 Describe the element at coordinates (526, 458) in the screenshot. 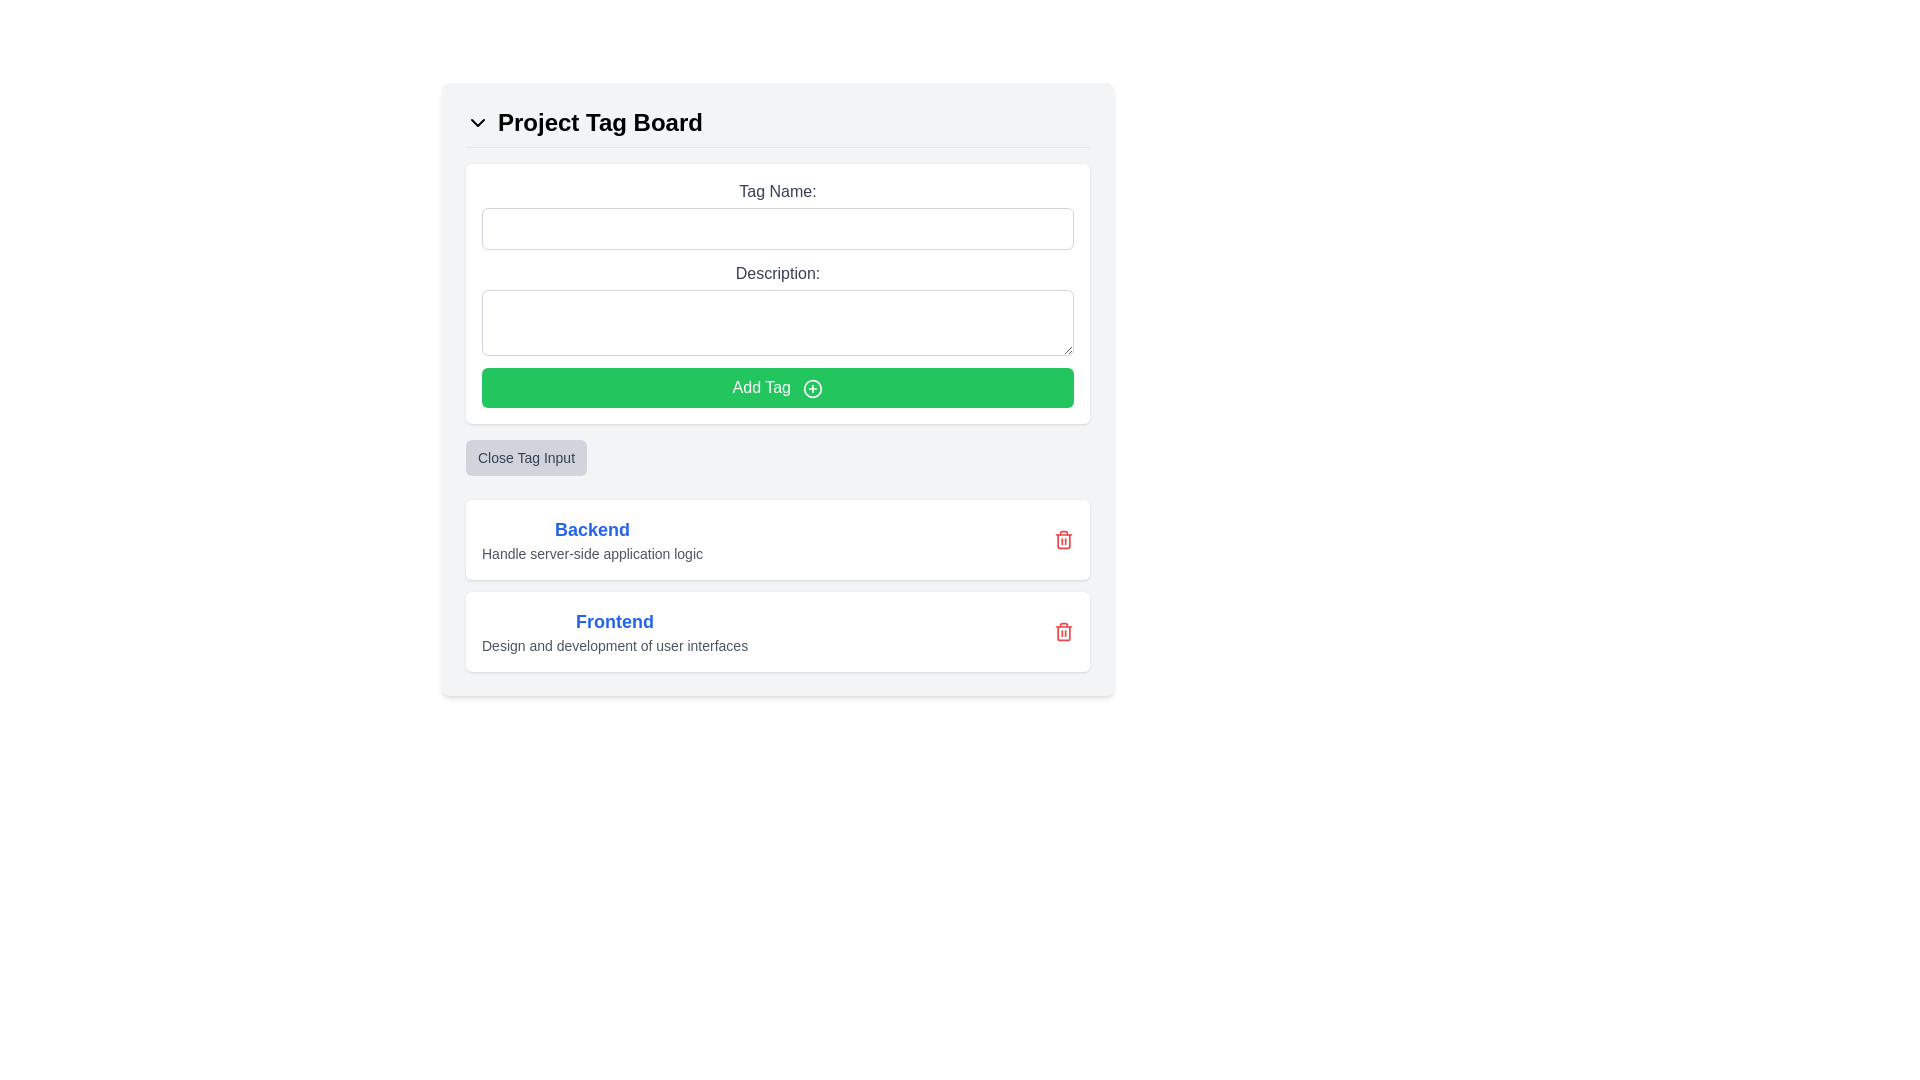

I see `the 'Close Tag Input' button, which has a gray background and is located below the 'Add Tag' button, for reordering` at that location.